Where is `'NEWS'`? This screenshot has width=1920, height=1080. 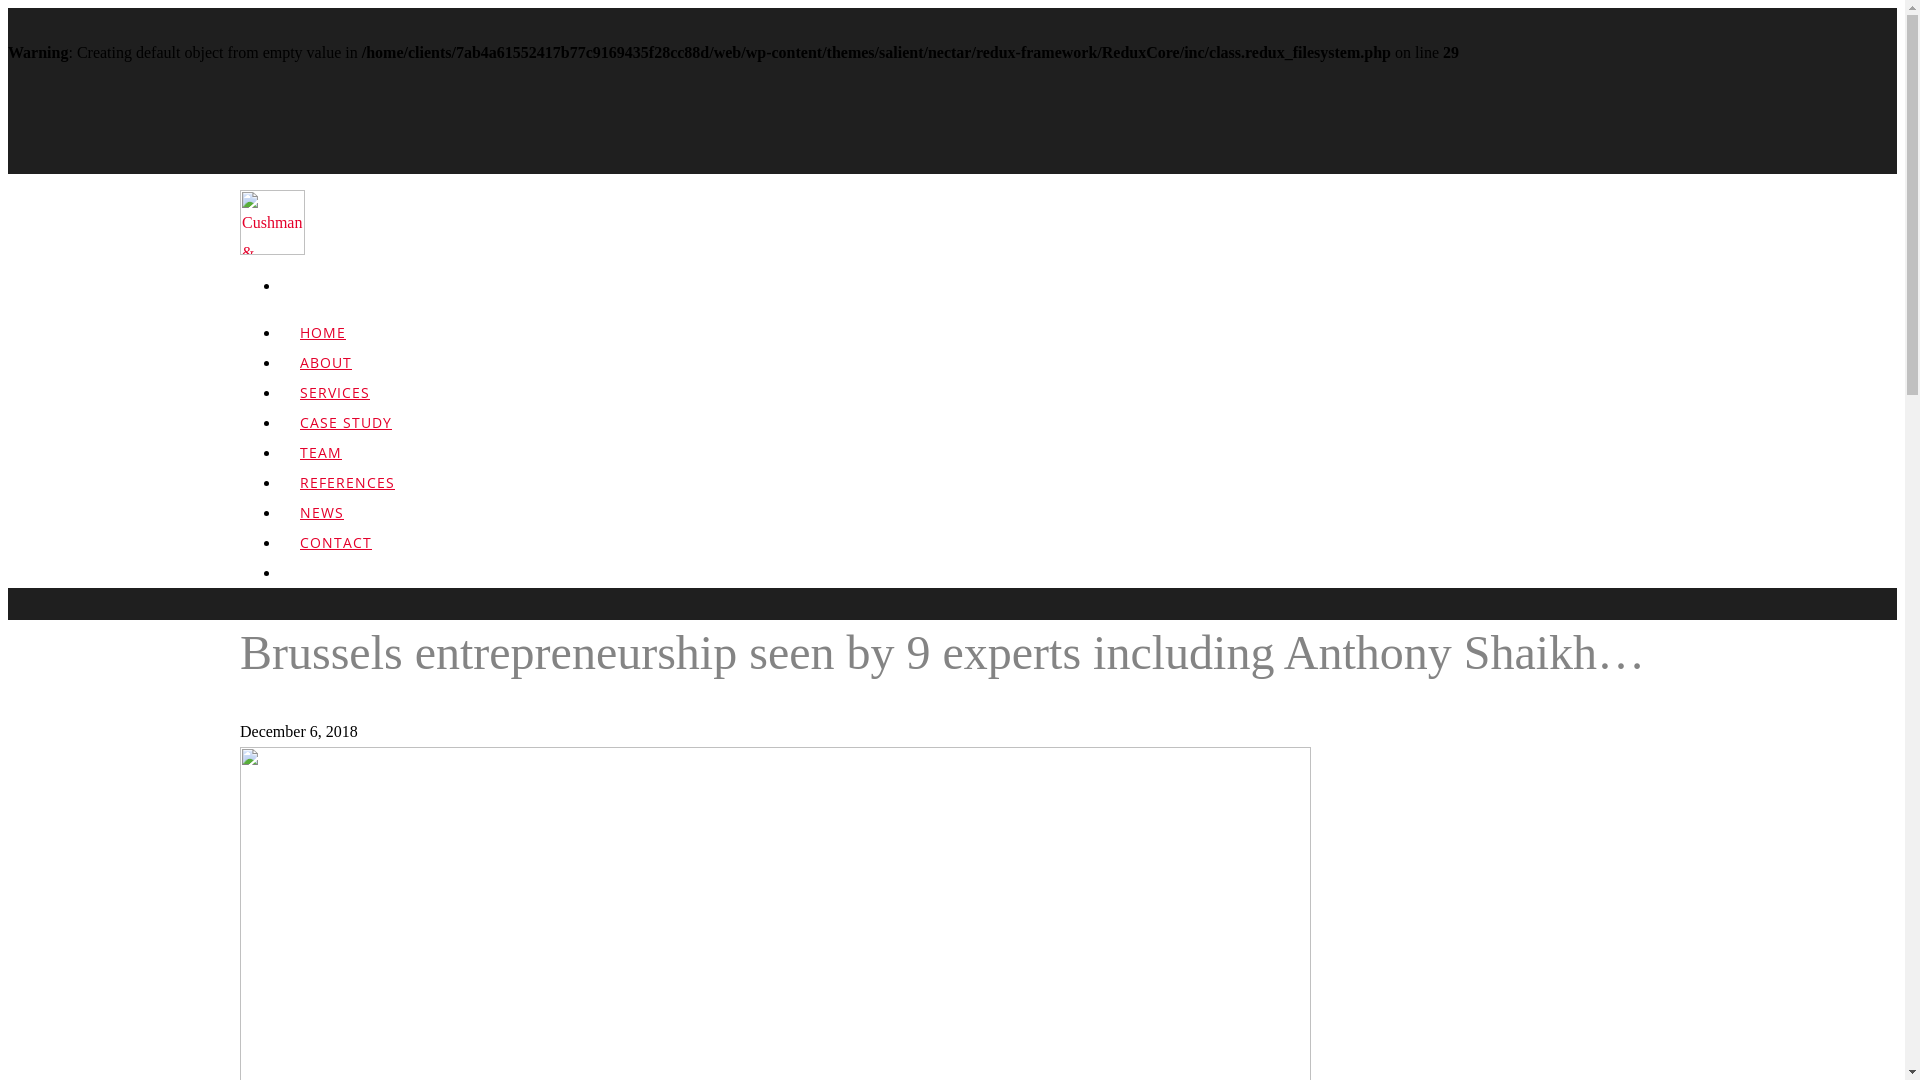
'NEWS' is located at coordinates (278, 525).